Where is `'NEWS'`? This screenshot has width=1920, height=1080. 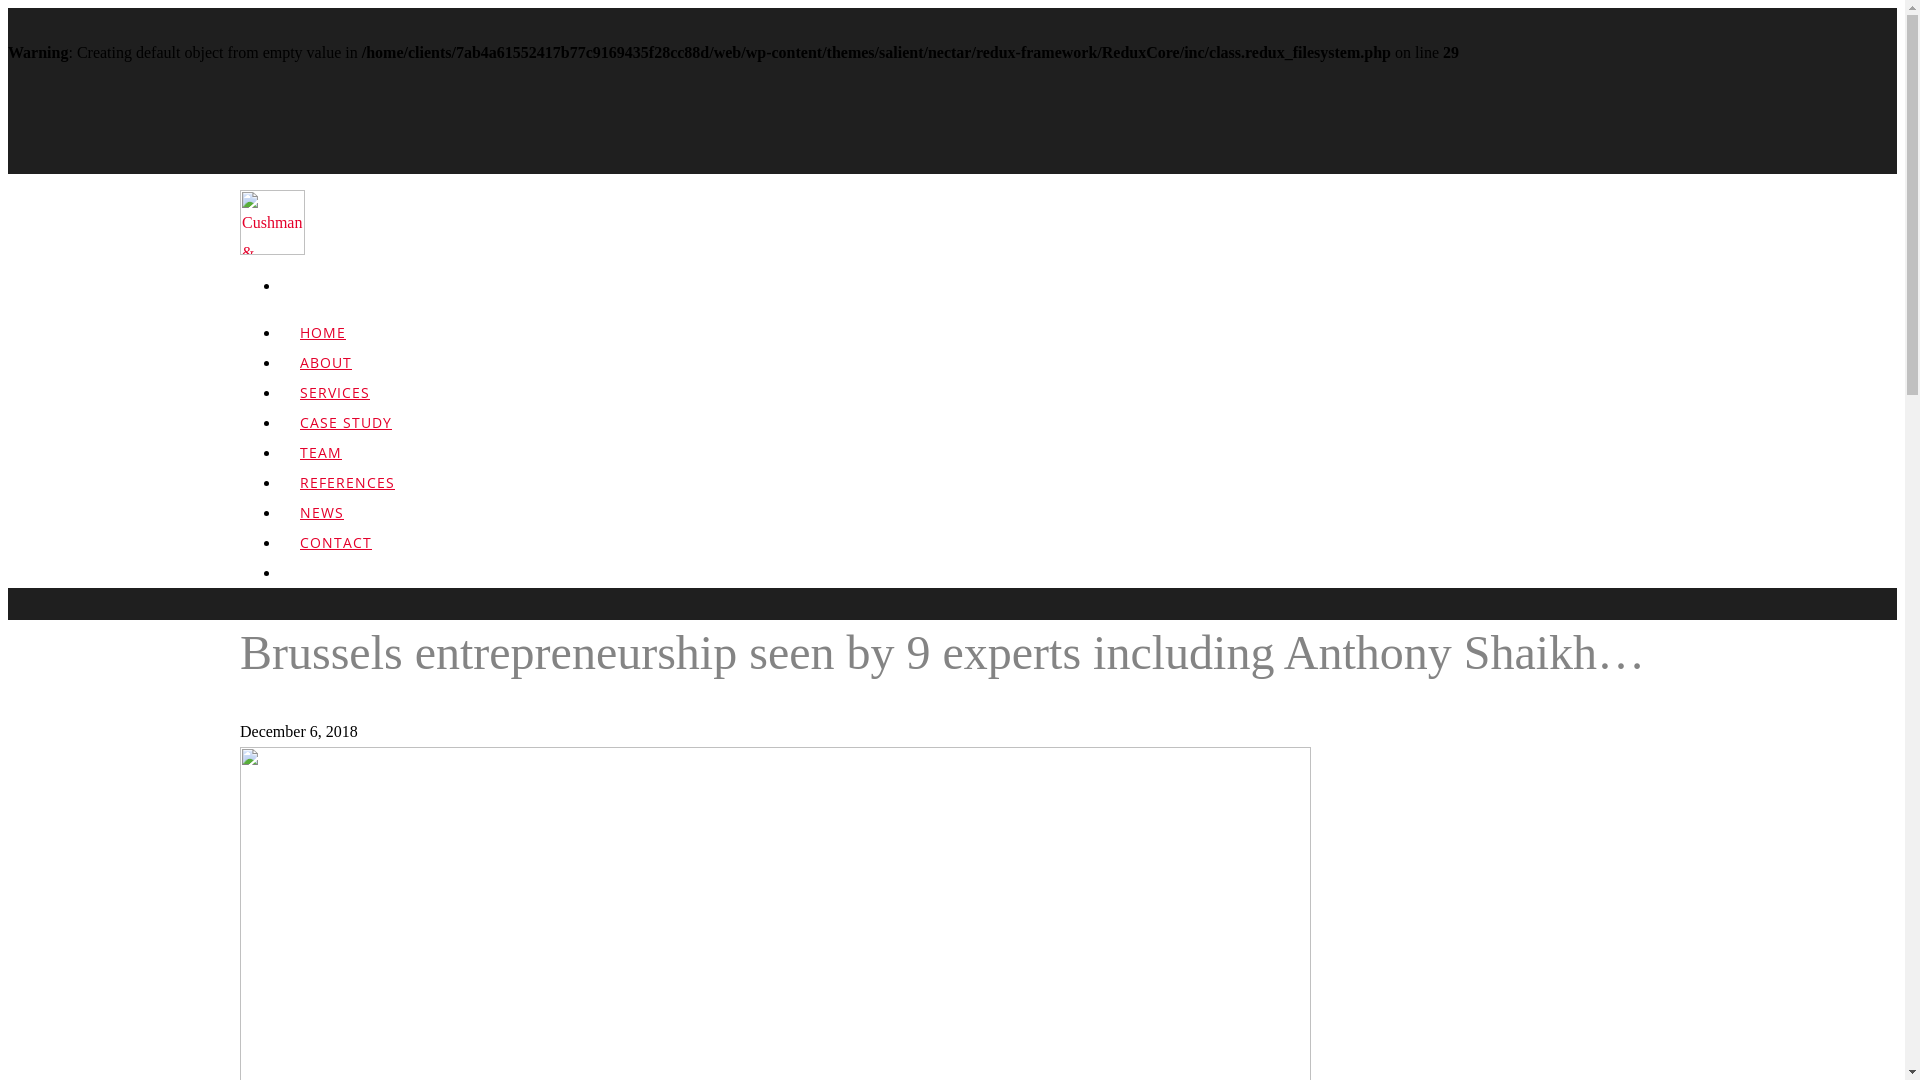
'NEWS' is located at coordinates (278, 525).